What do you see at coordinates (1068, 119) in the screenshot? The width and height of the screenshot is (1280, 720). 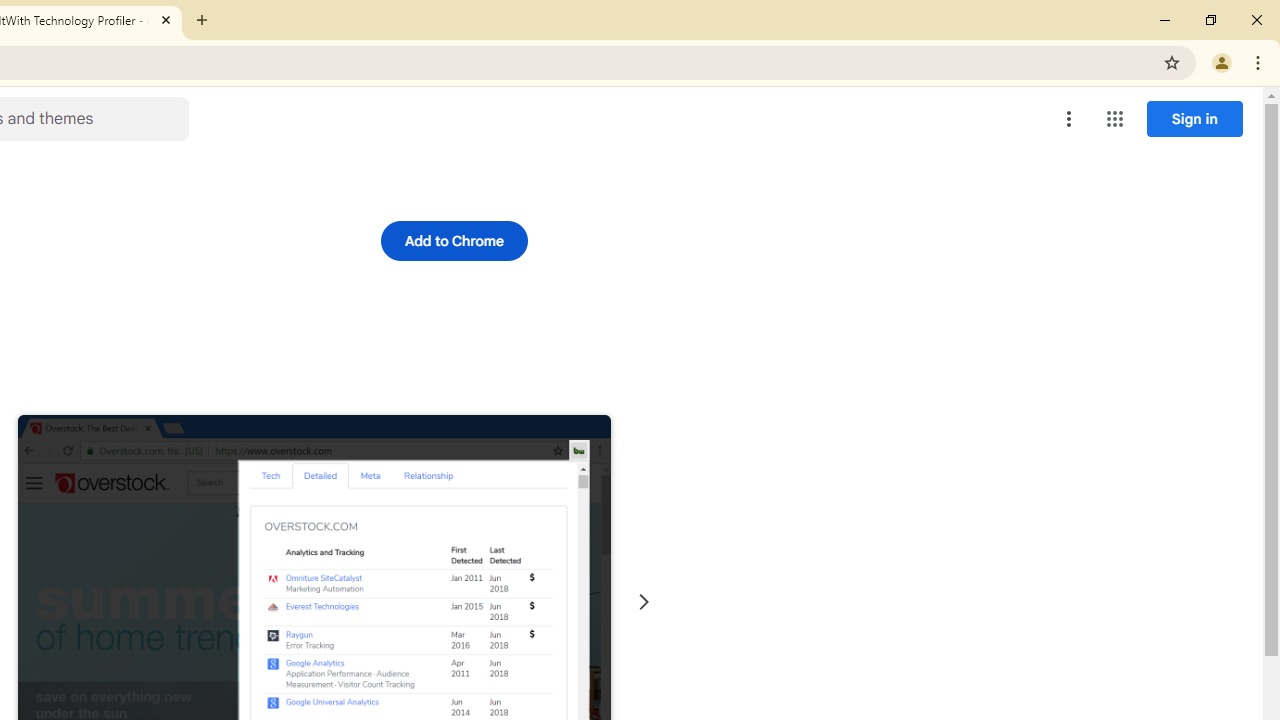 I see `'More options menu'` at bounding box center [1068, 119].